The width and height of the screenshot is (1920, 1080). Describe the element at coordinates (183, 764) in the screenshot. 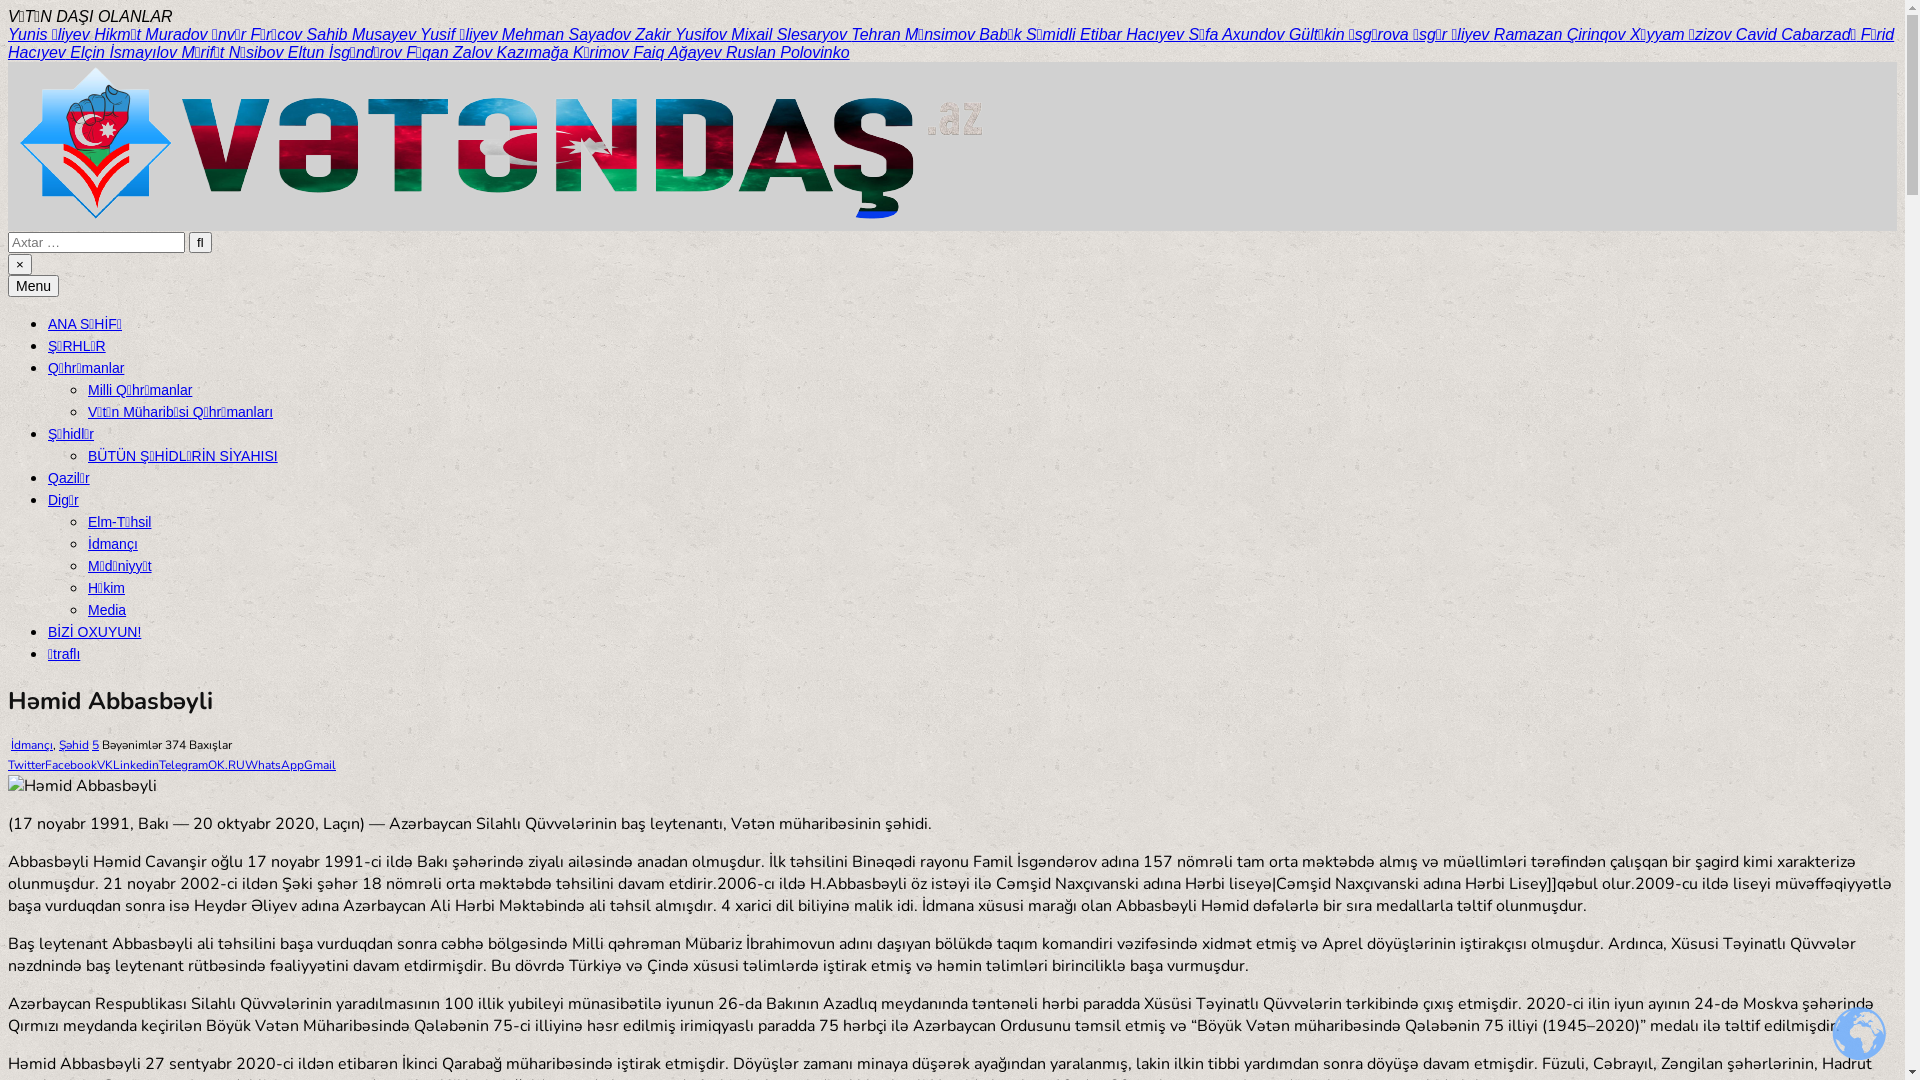

I see `'Telegram'` at that location.